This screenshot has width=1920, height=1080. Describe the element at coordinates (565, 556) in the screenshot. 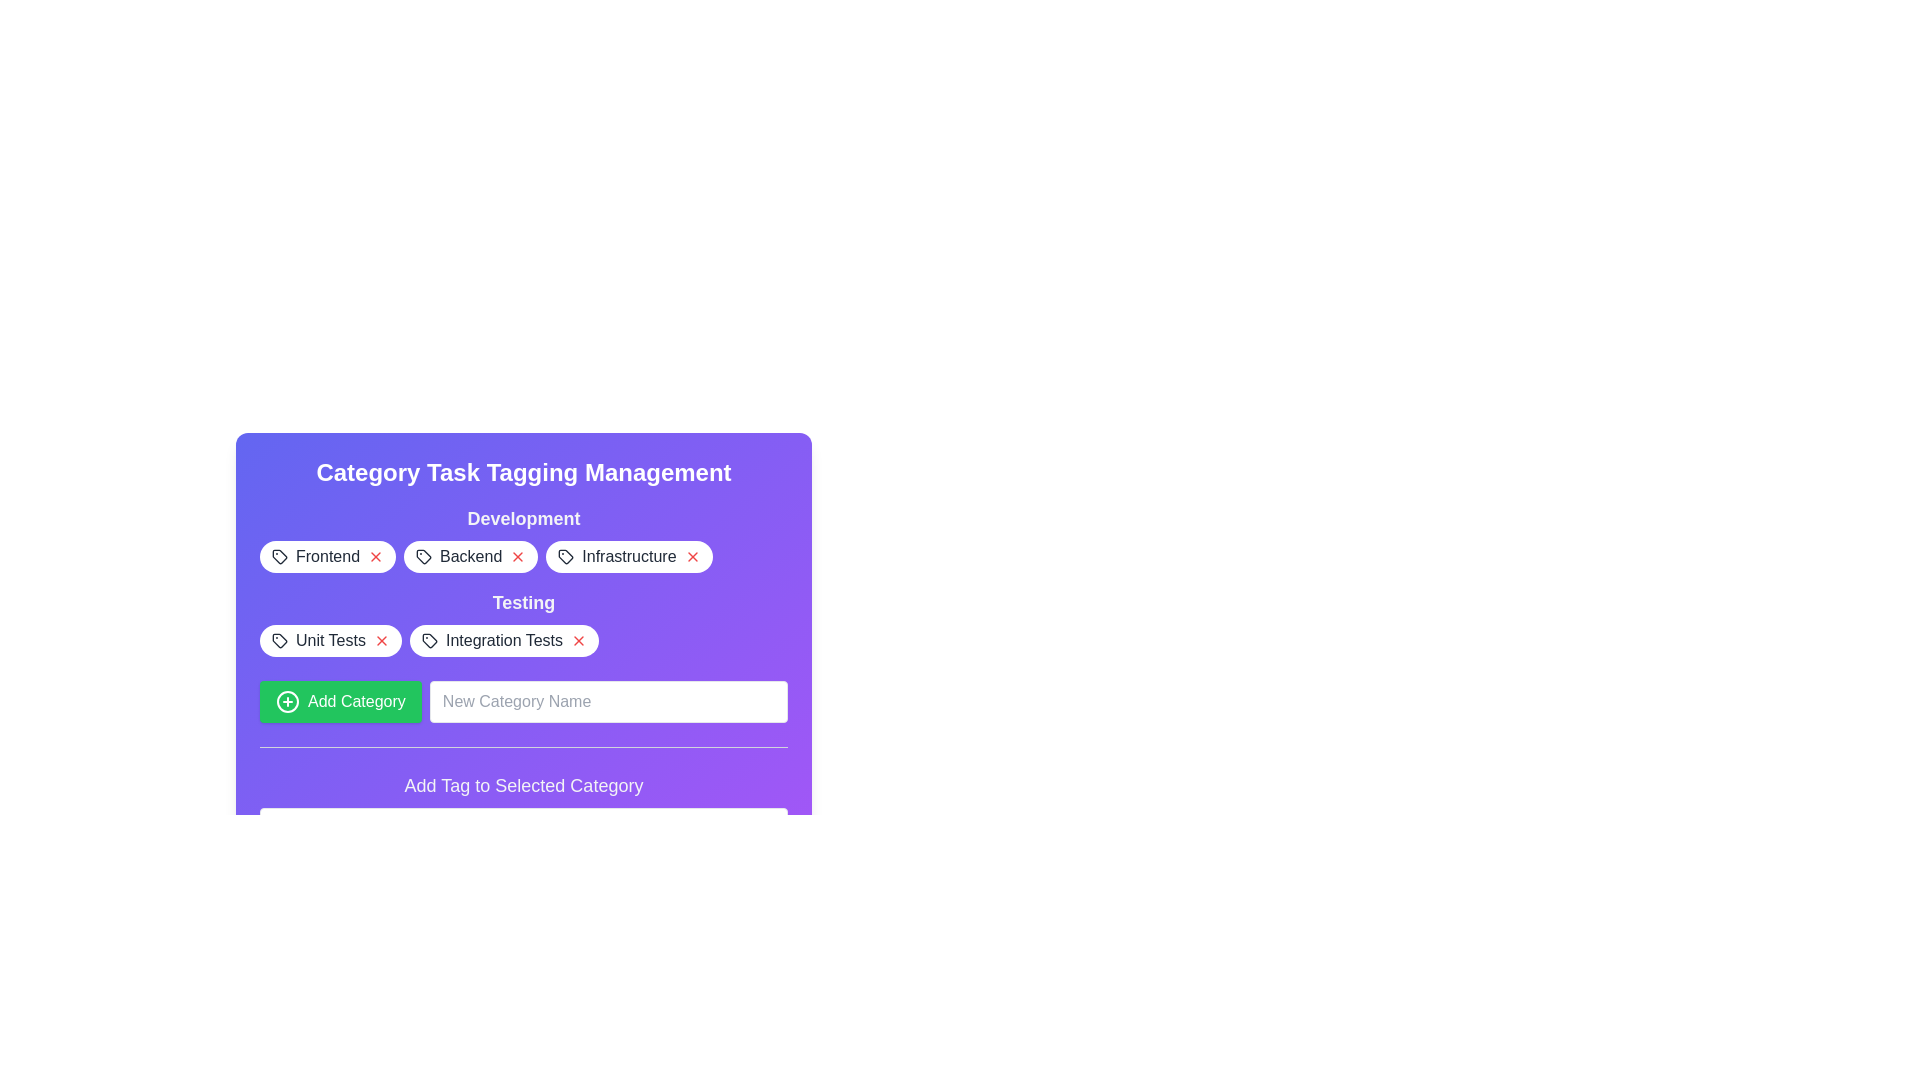

I see `the small tag symbol icon with a black outline located within the 'Infrastructure' label, which is the third item in the Development category section of the 'Category Task Tagging Management.'` at that location.